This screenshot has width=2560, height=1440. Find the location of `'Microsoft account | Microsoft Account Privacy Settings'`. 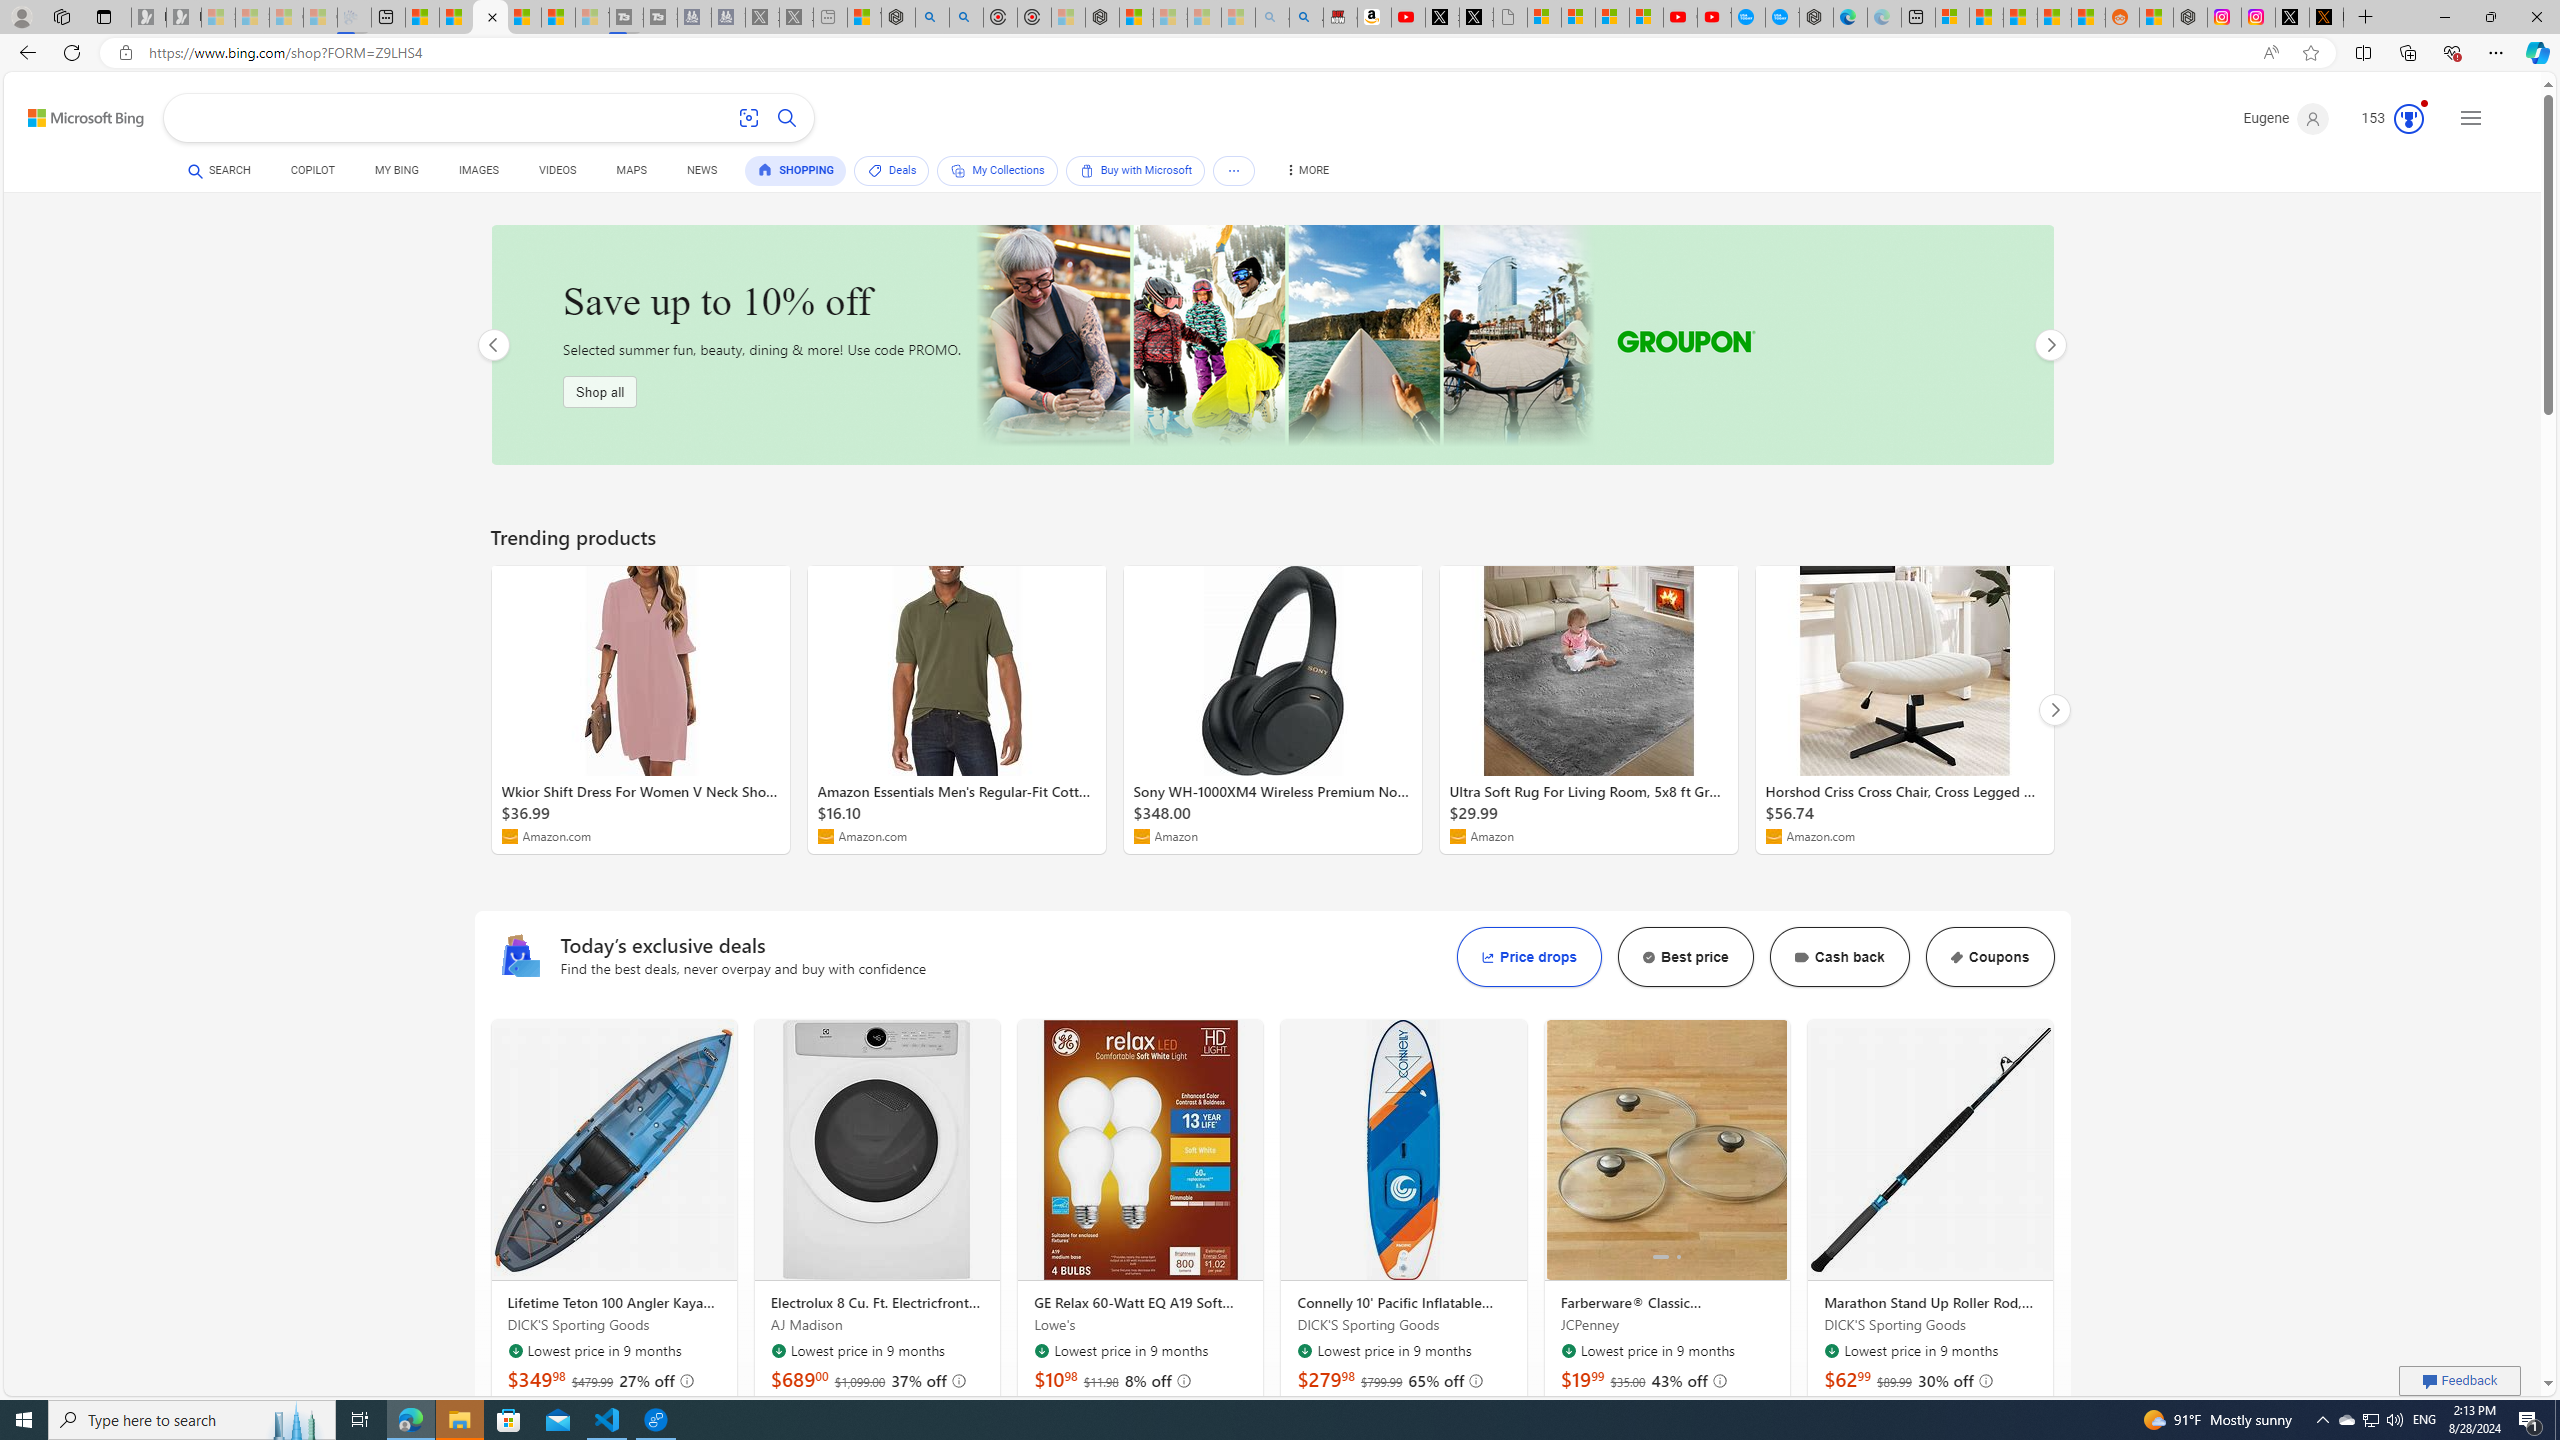

'Microsoft account | Microsoft Account Privacy Settings' is located at coordinates (1952, 16).